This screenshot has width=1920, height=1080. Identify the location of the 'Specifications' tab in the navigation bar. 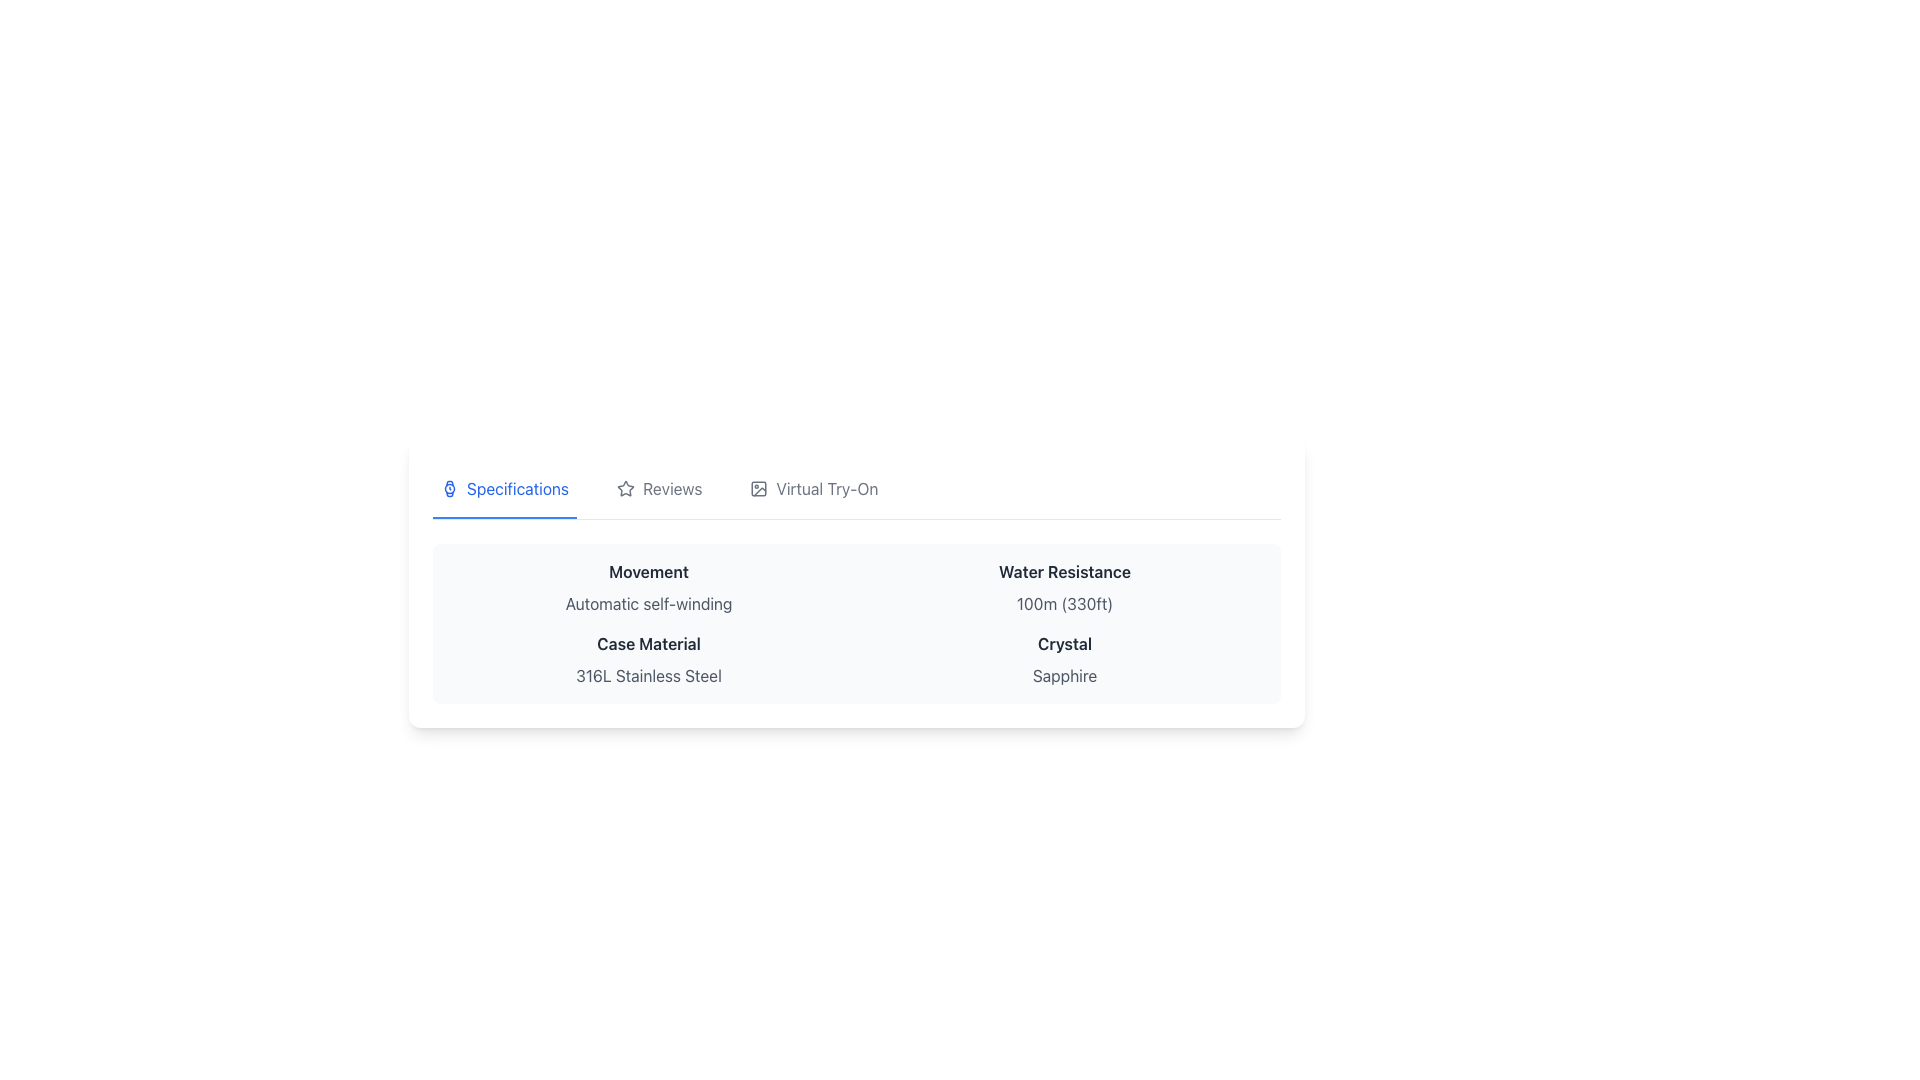
(504, 489).